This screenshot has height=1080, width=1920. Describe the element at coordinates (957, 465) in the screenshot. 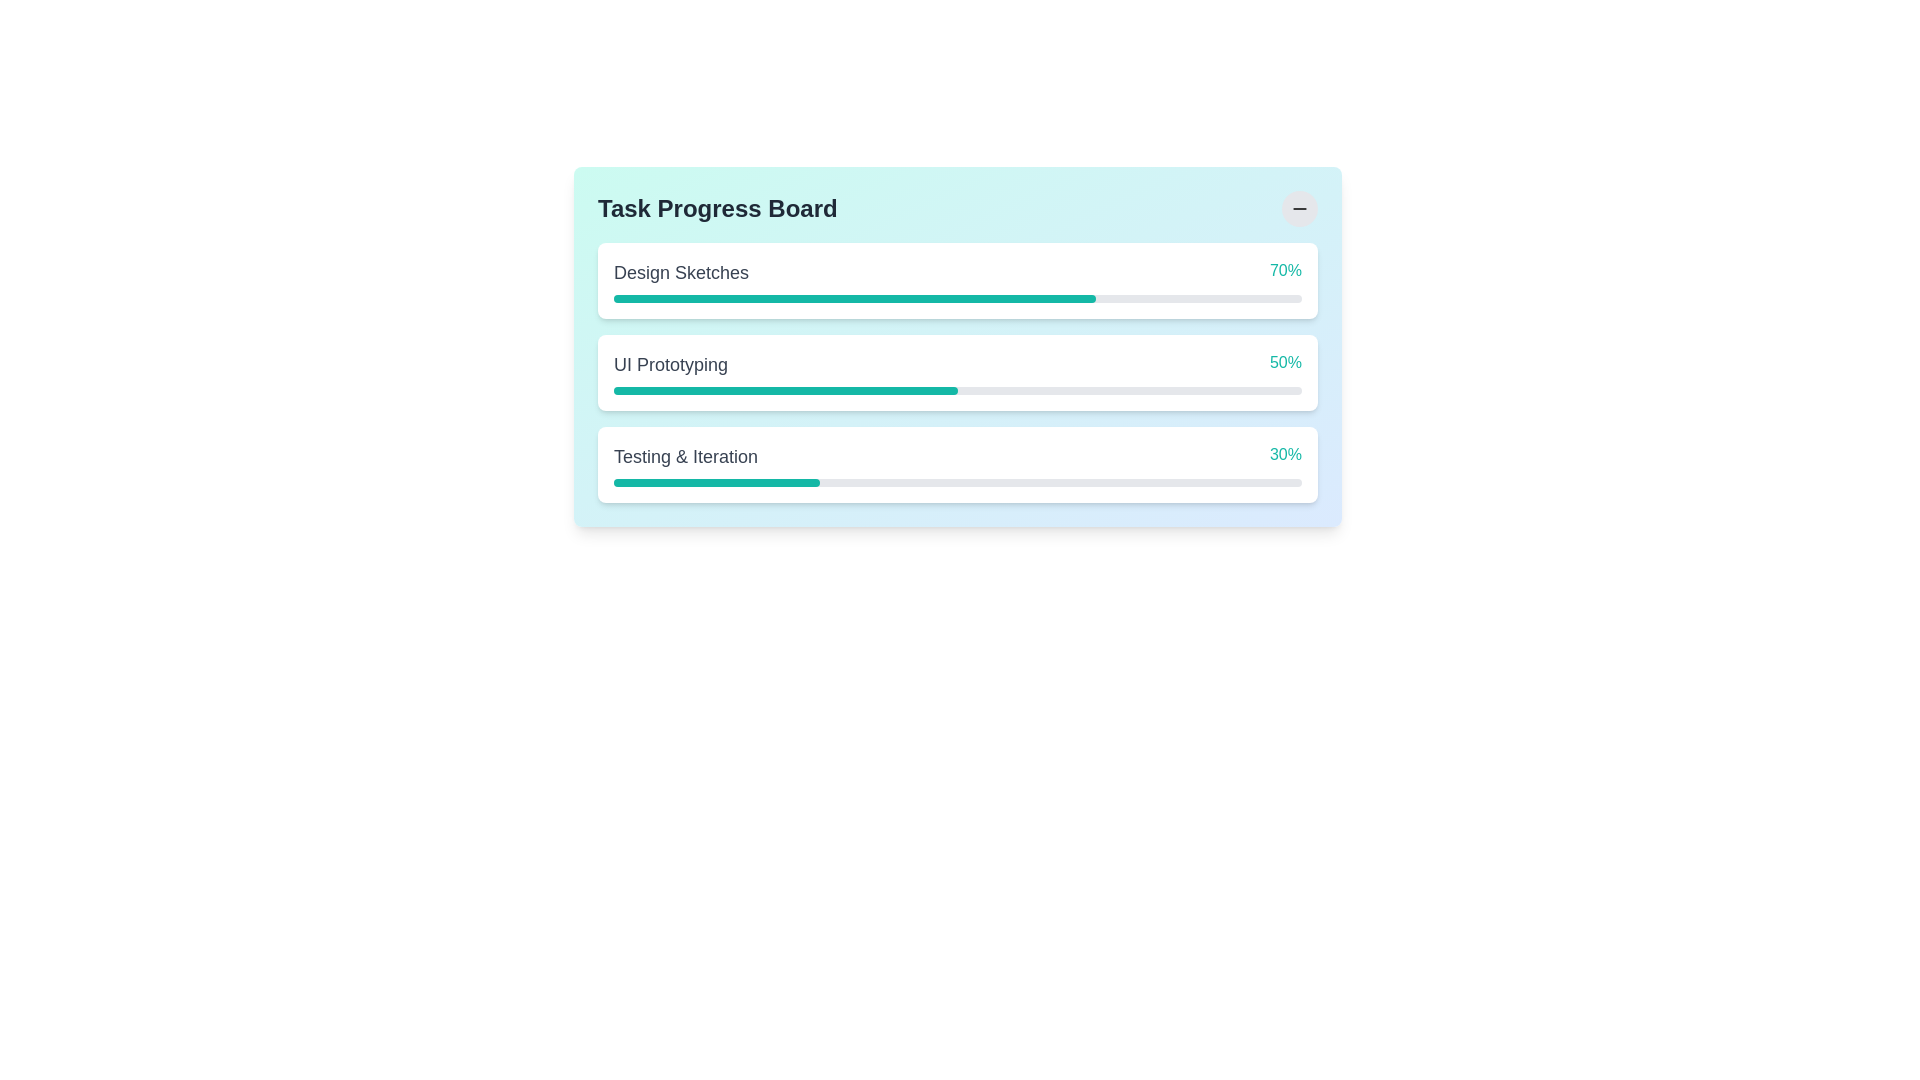

I see `the progress indicator with the title 'Testing & Iteration' and the progress percentage '30%' for navigation` at that location.